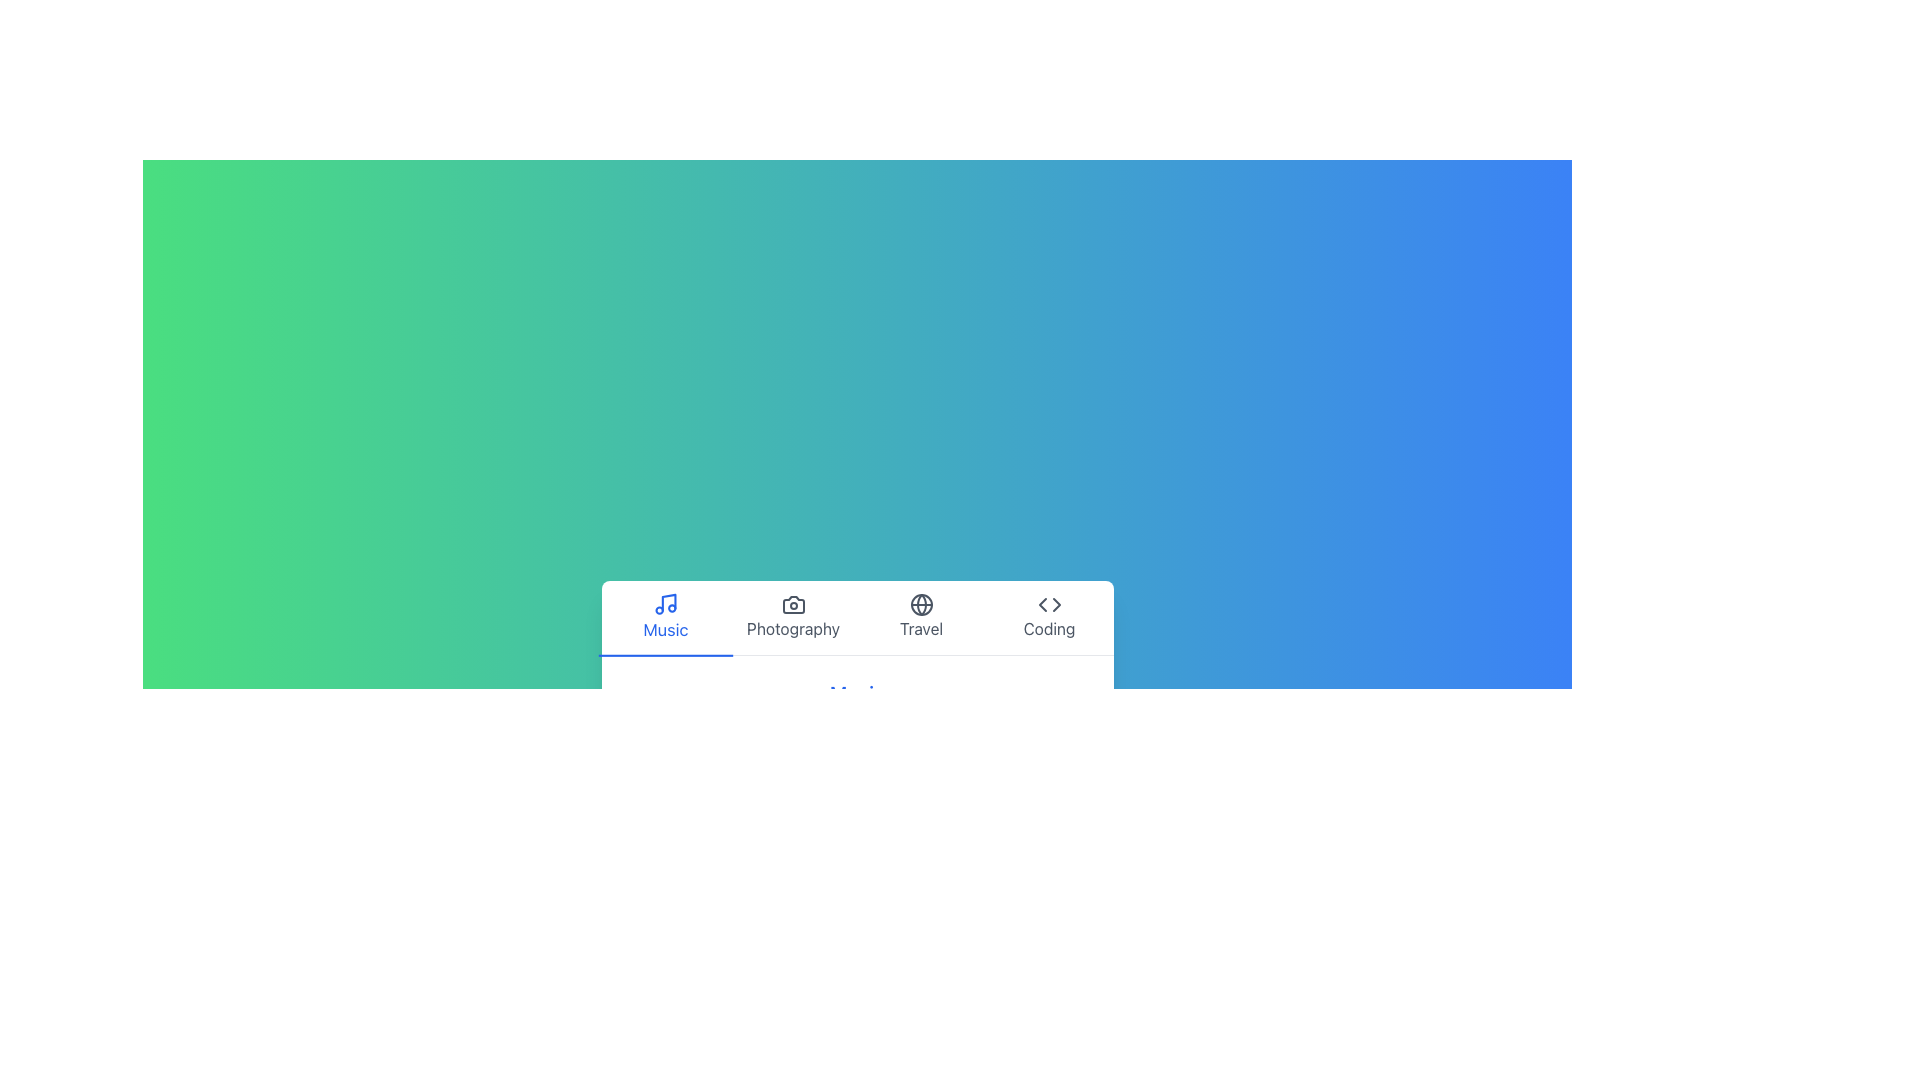  Describe the element at coordinates (857, 698) in the screenshot. I see `the 'Music' tab in the navigation bar of the white rectangular card with rounded corners, which contains options for 'Music', 'Photography', 'Travel', and 'Coding'` at that location.